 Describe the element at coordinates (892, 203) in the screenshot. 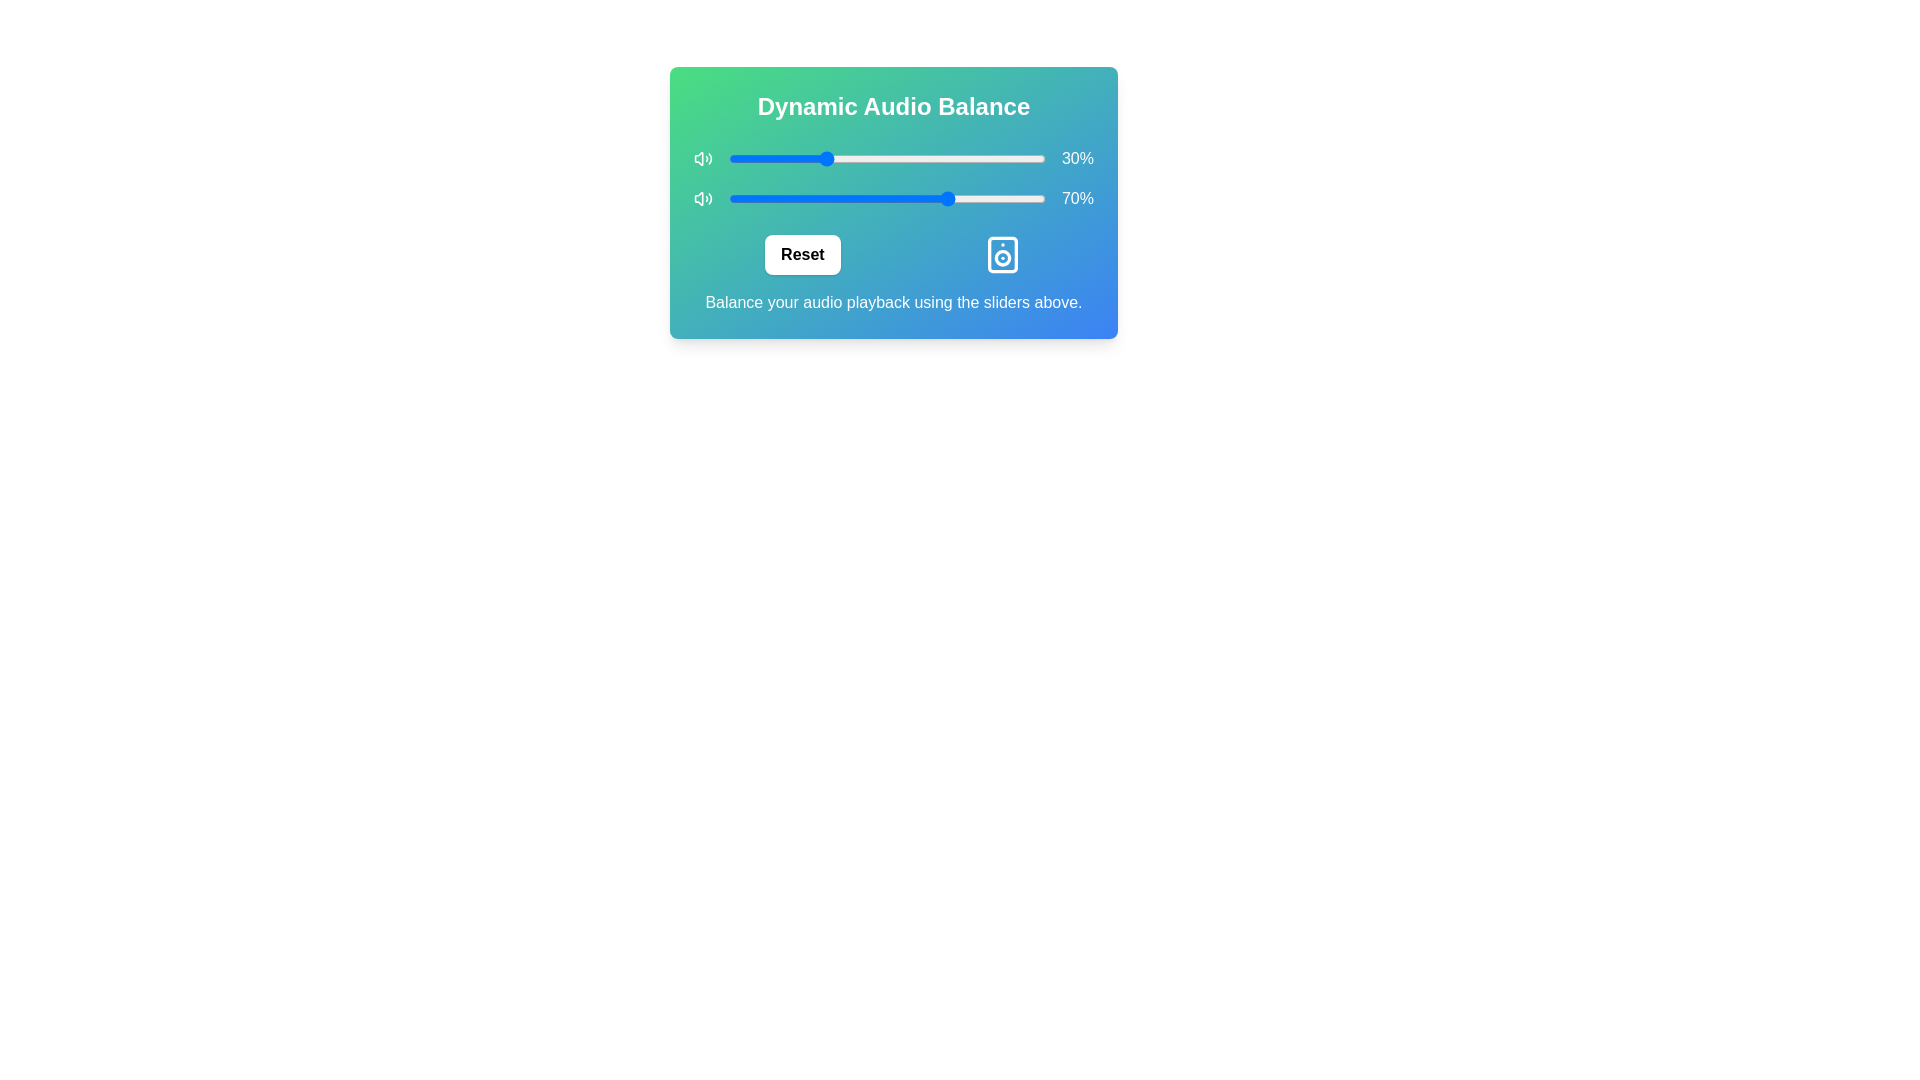

I see `the horizontal slider component, which features two sliders with percentage values (30% and 70%)` at that location.